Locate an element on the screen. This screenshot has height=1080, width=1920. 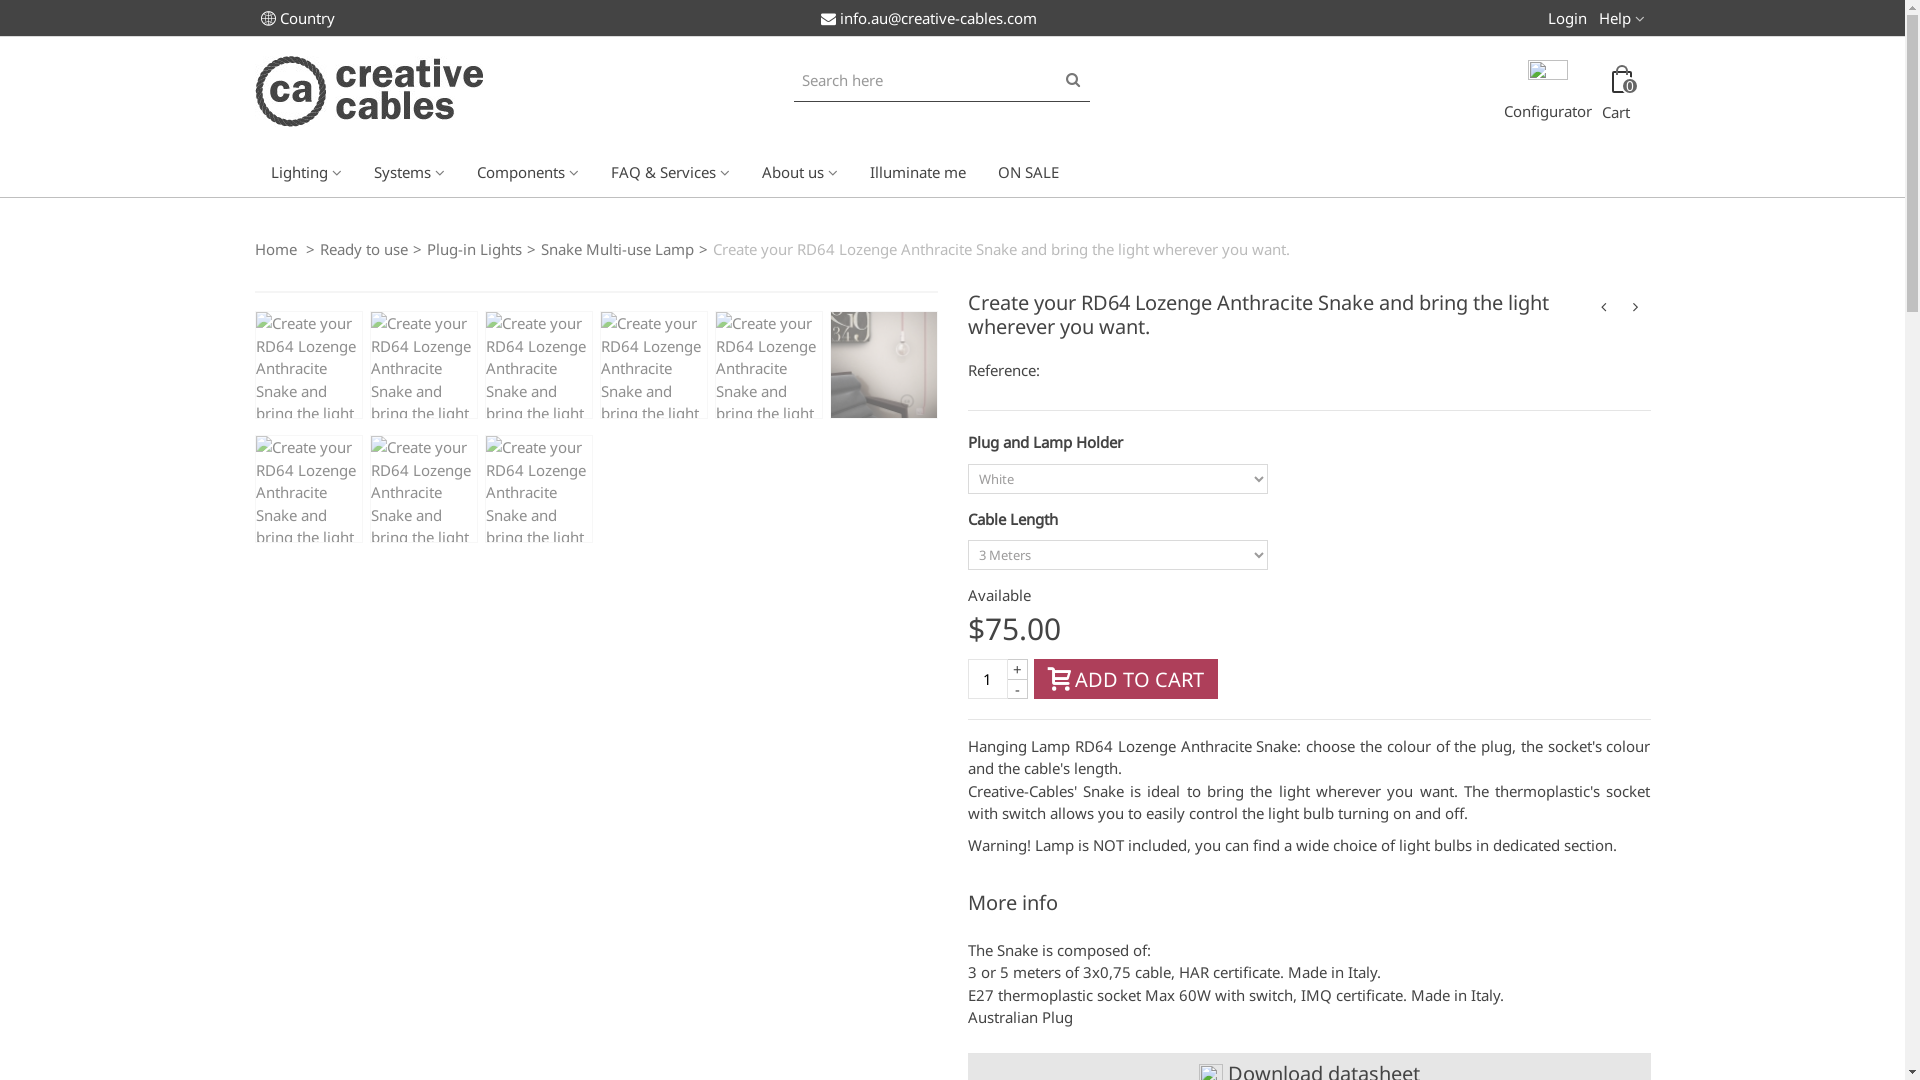
'0 is located at coordinates (1620, 94).